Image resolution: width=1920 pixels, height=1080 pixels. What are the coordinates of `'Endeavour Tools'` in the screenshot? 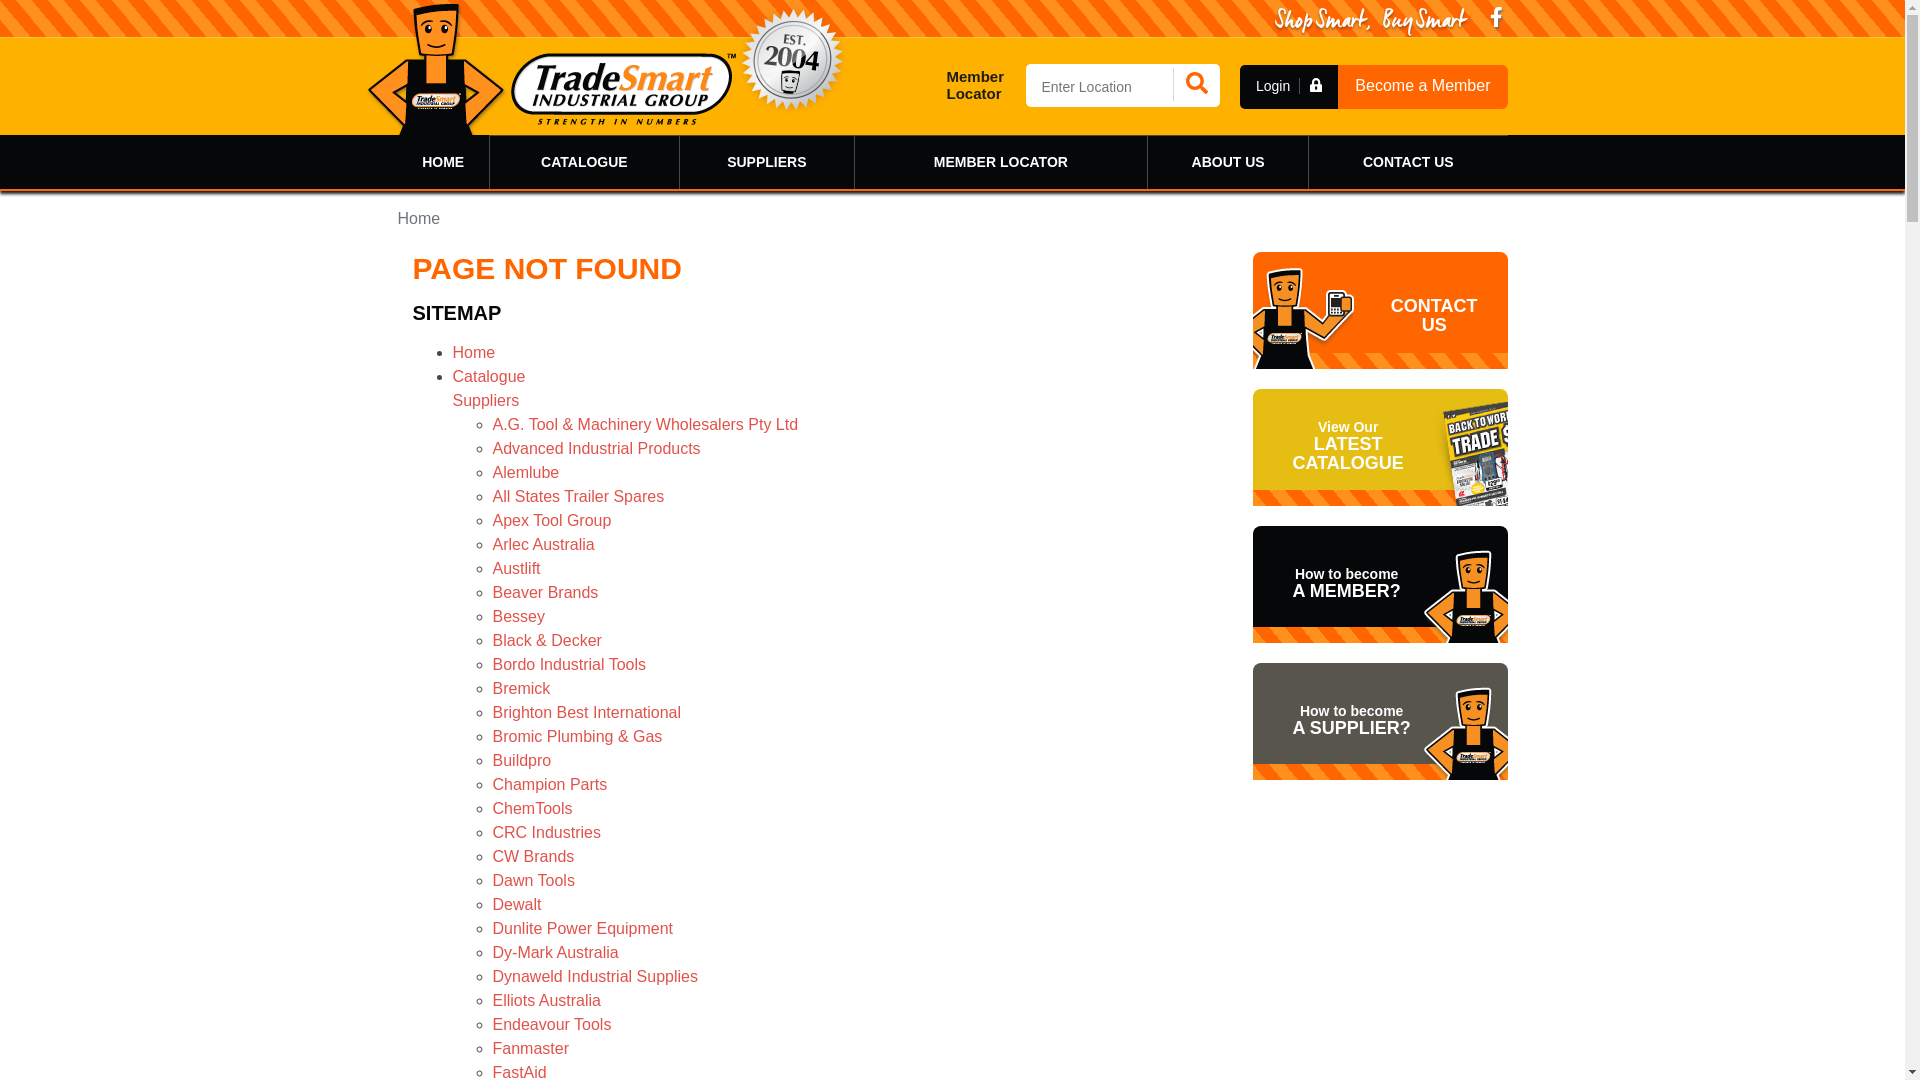 It's located at (551, 1024).